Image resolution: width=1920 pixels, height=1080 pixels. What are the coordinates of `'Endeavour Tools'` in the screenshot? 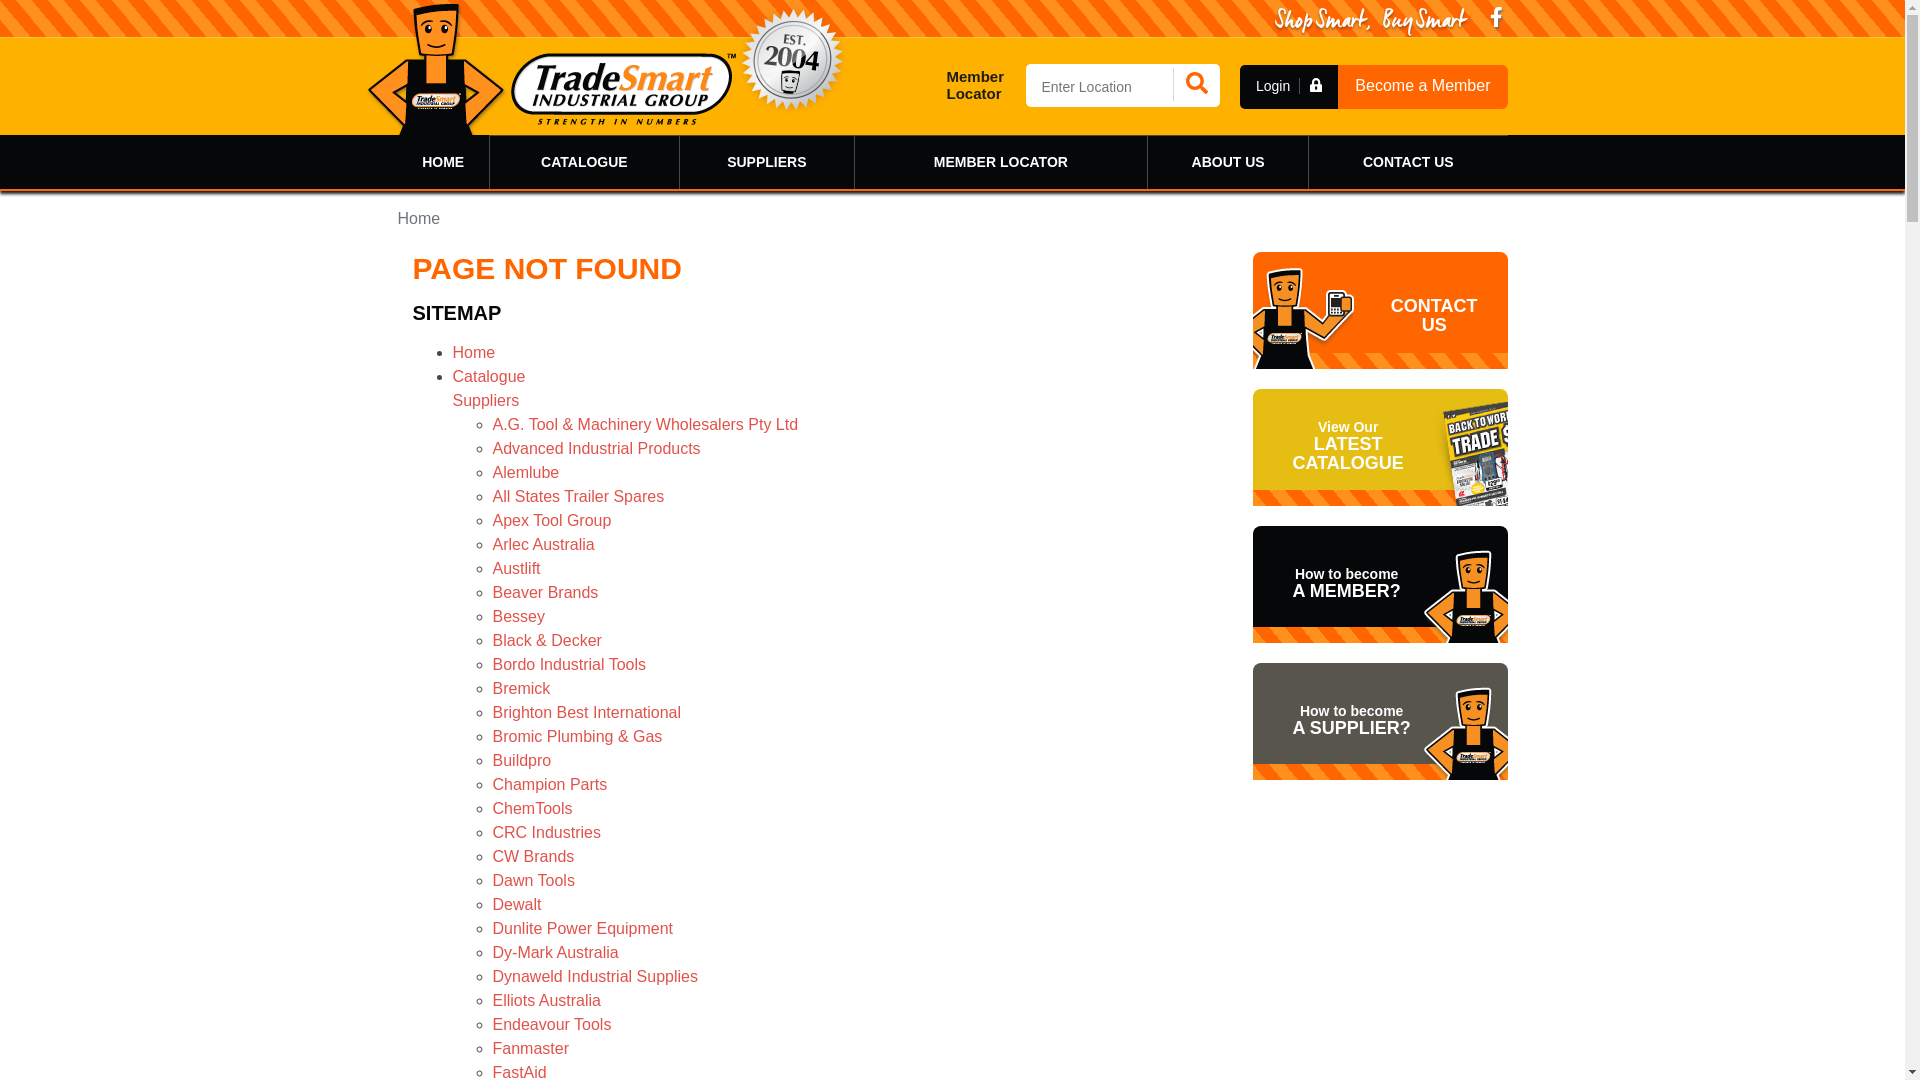 It's located at (551, 1024).